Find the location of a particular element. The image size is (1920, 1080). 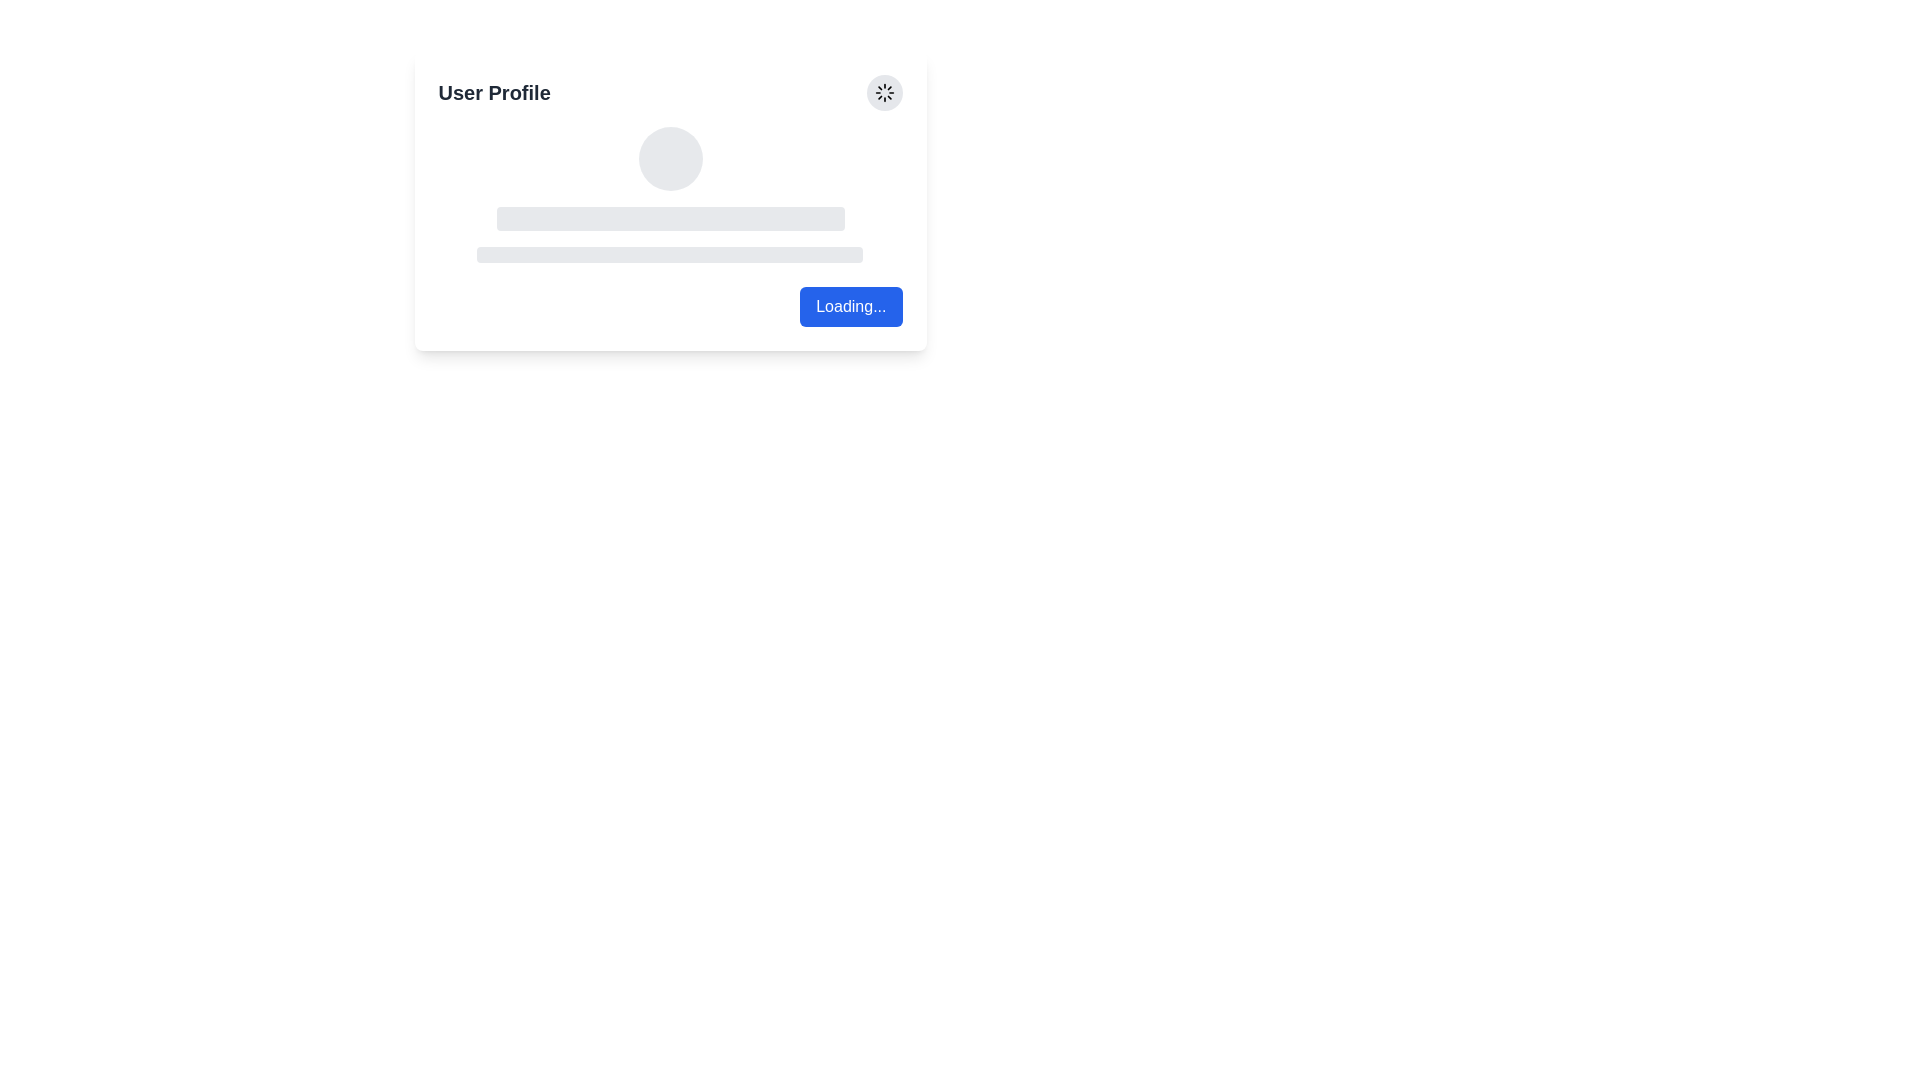

the Loader icon, which is a circular button with a light gray background located at the top-right corner of the card-like layout, indicating a loading or processing state is located at coordinates (883, 92).